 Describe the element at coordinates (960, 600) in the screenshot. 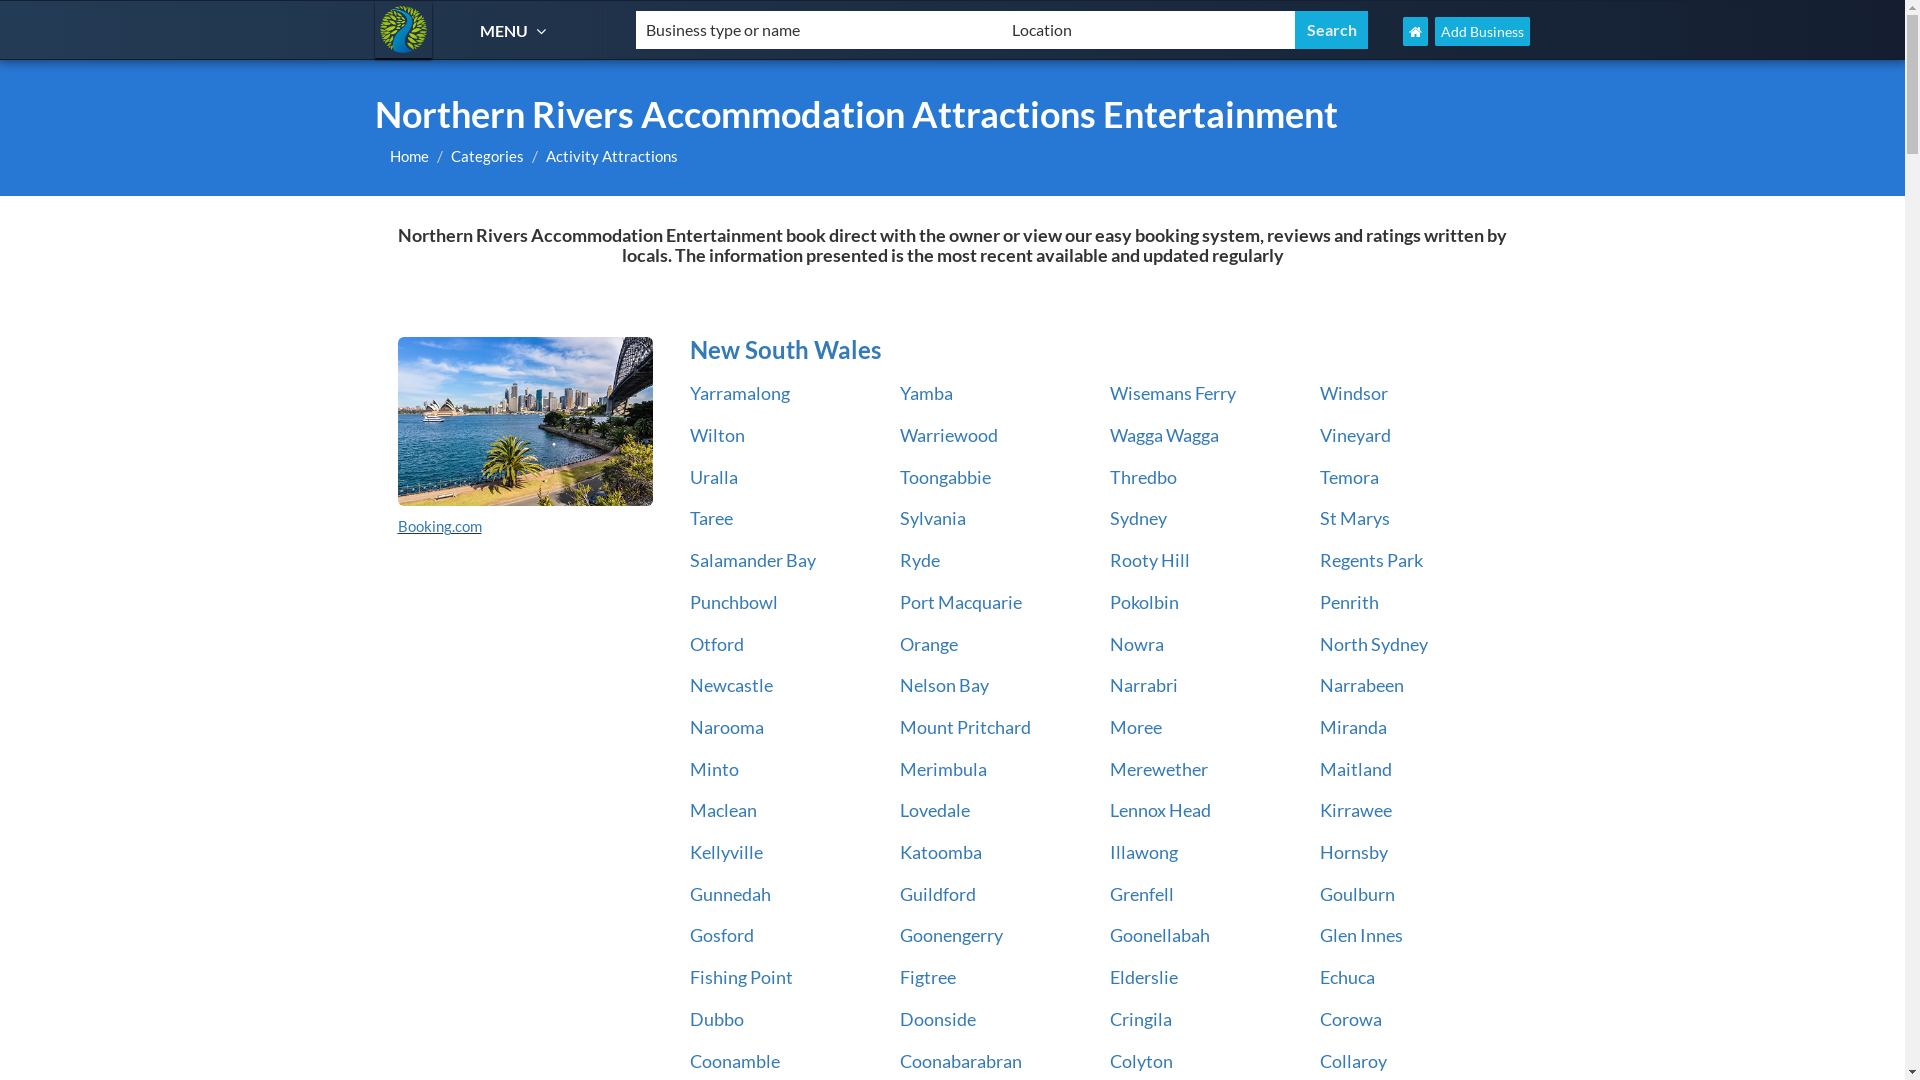

I see `'Port Macquarie'` at that location.